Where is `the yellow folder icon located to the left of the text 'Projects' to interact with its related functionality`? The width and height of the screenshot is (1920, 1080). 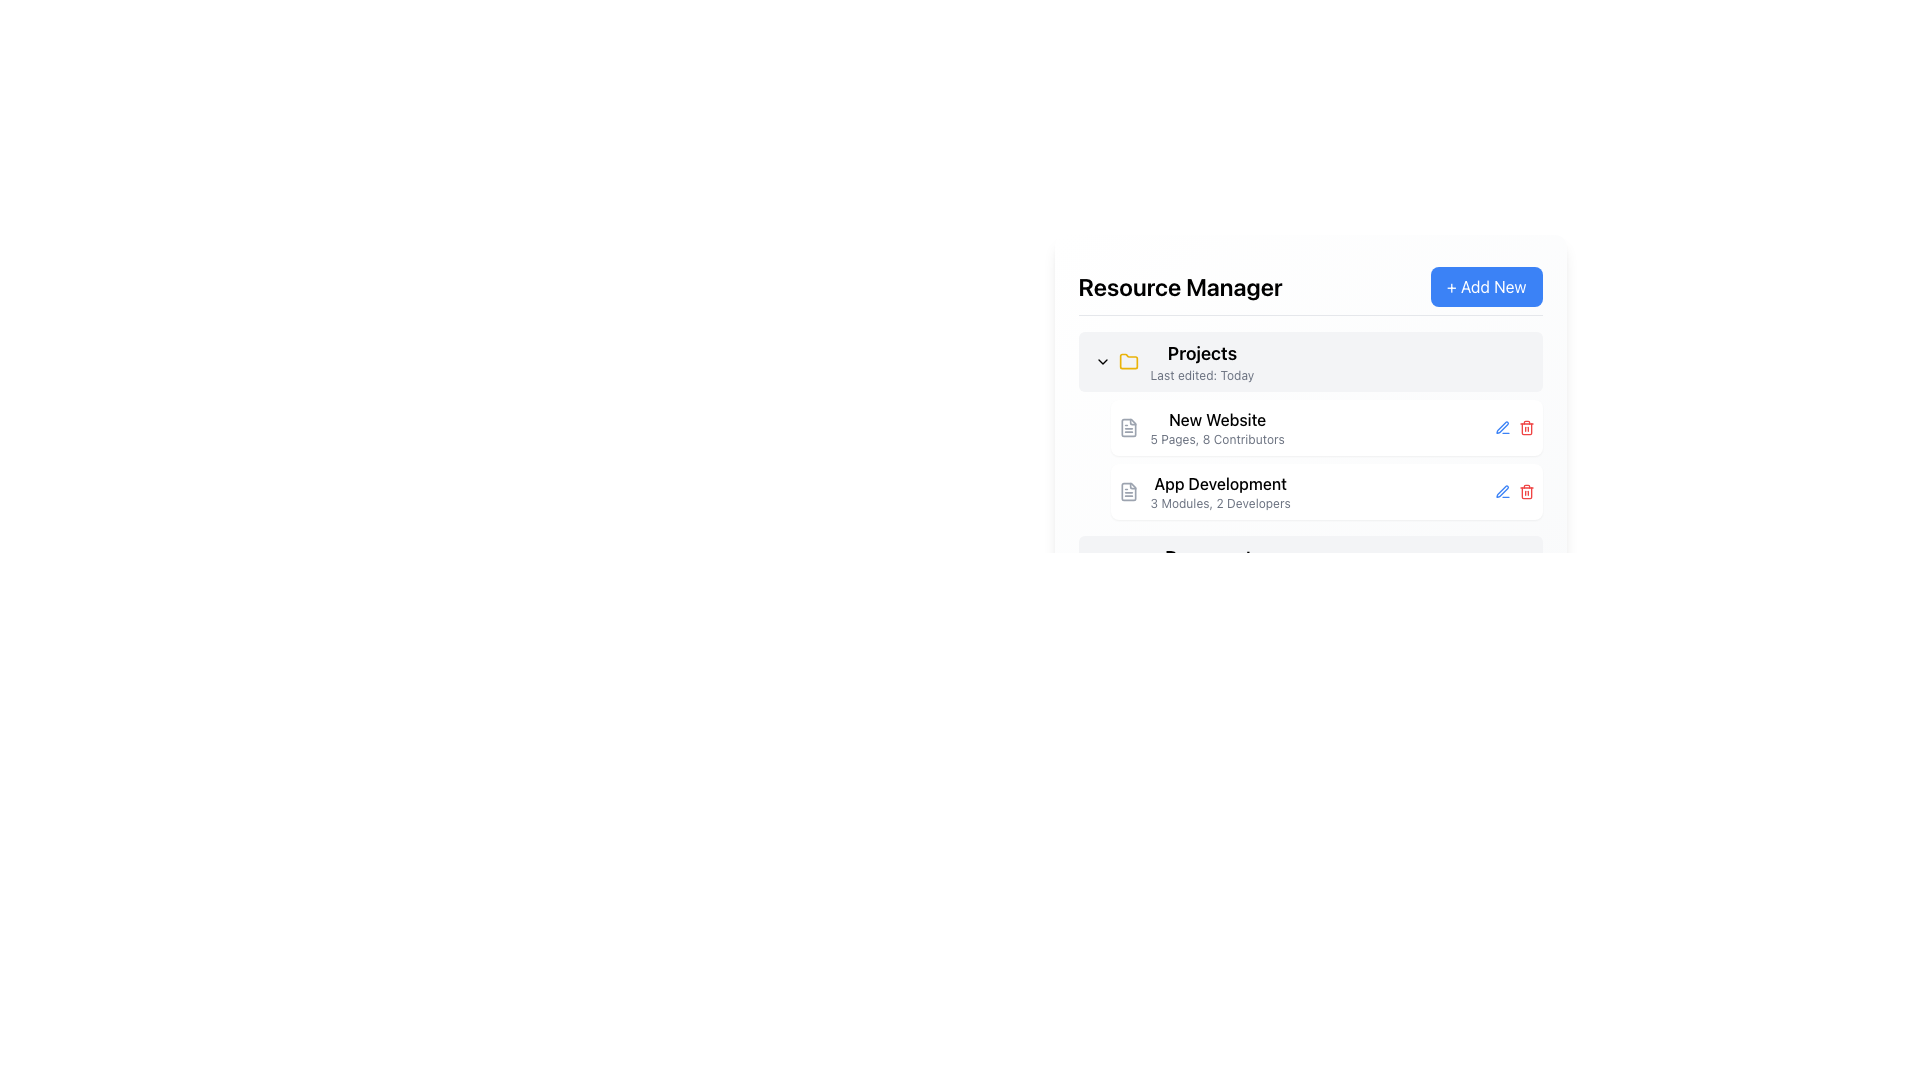
the yellow folder icon located to the left of the text 'Projects' to interact with its related functionality is located at coordinates (1128, 362).